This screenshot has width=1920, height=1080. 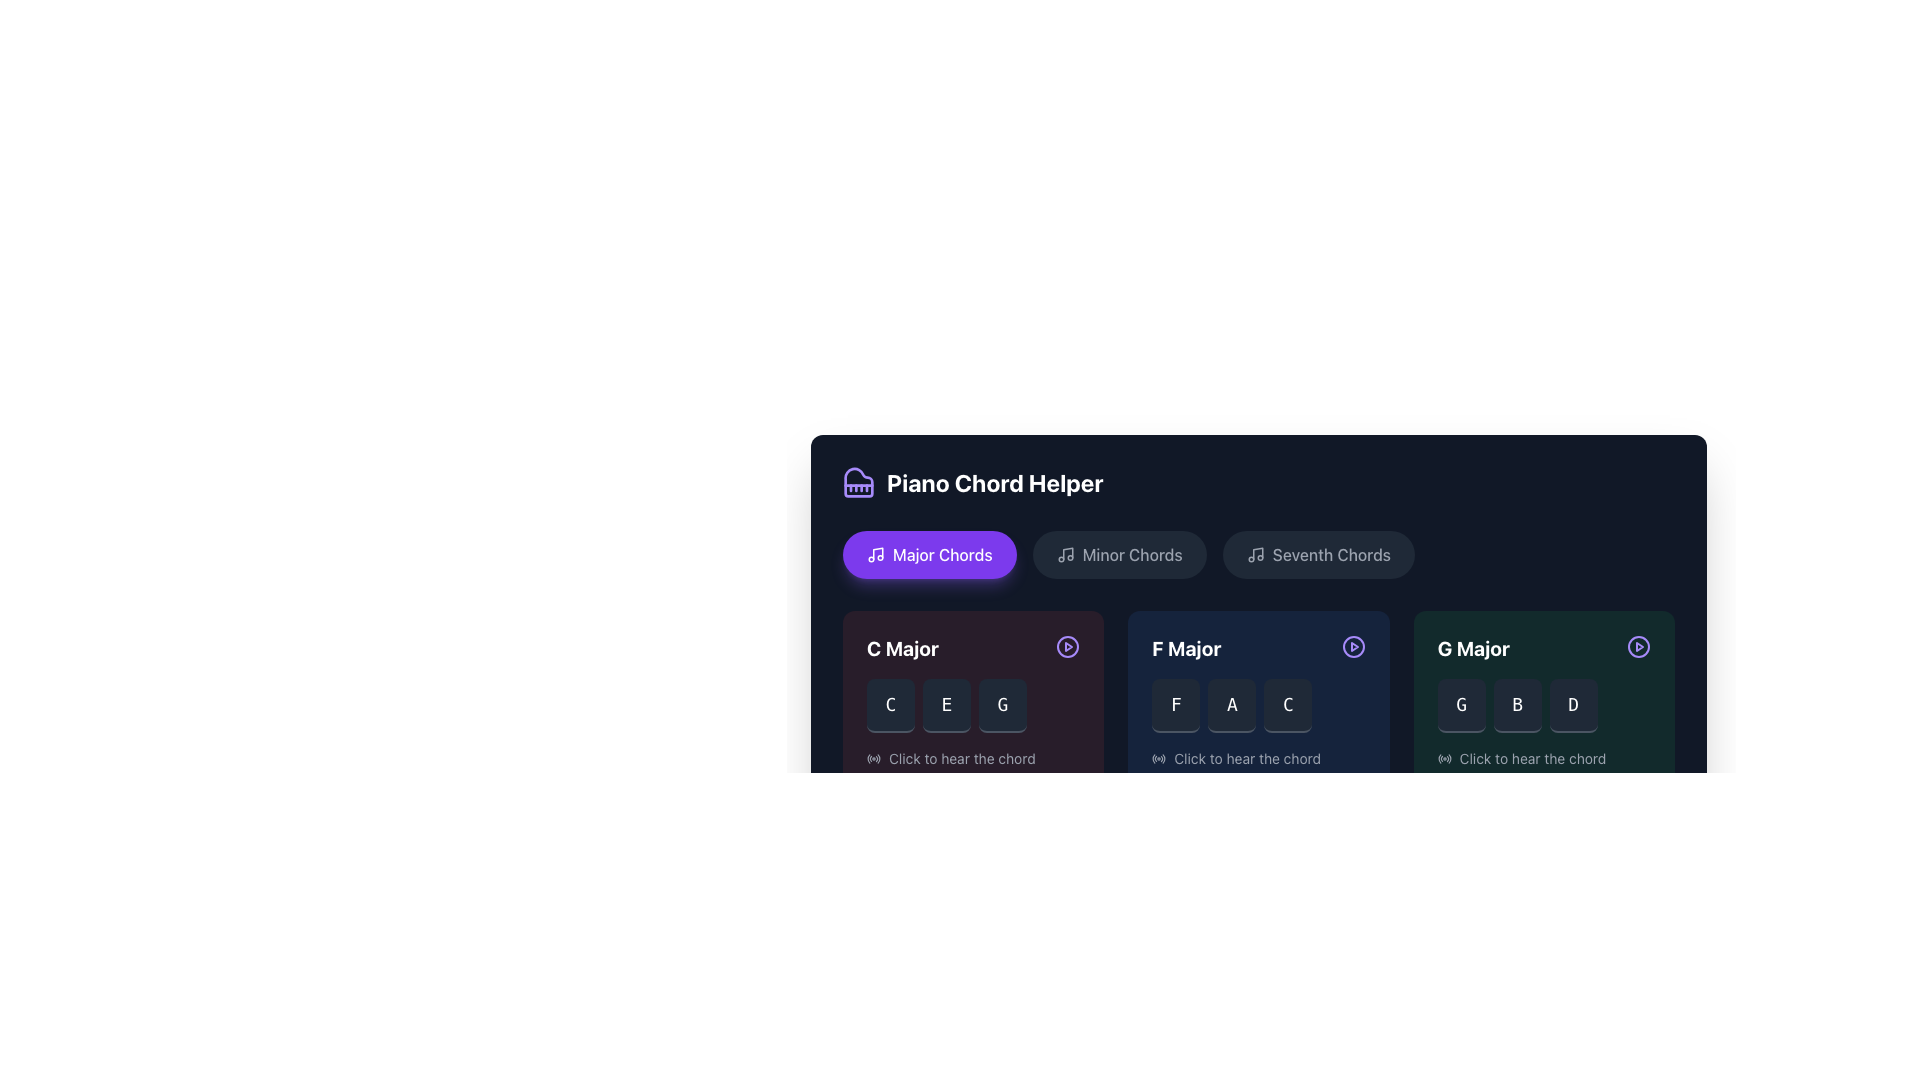 I want to click on the 'C' note button in the 'F Major' chord card, so click(x=1287, y=704).